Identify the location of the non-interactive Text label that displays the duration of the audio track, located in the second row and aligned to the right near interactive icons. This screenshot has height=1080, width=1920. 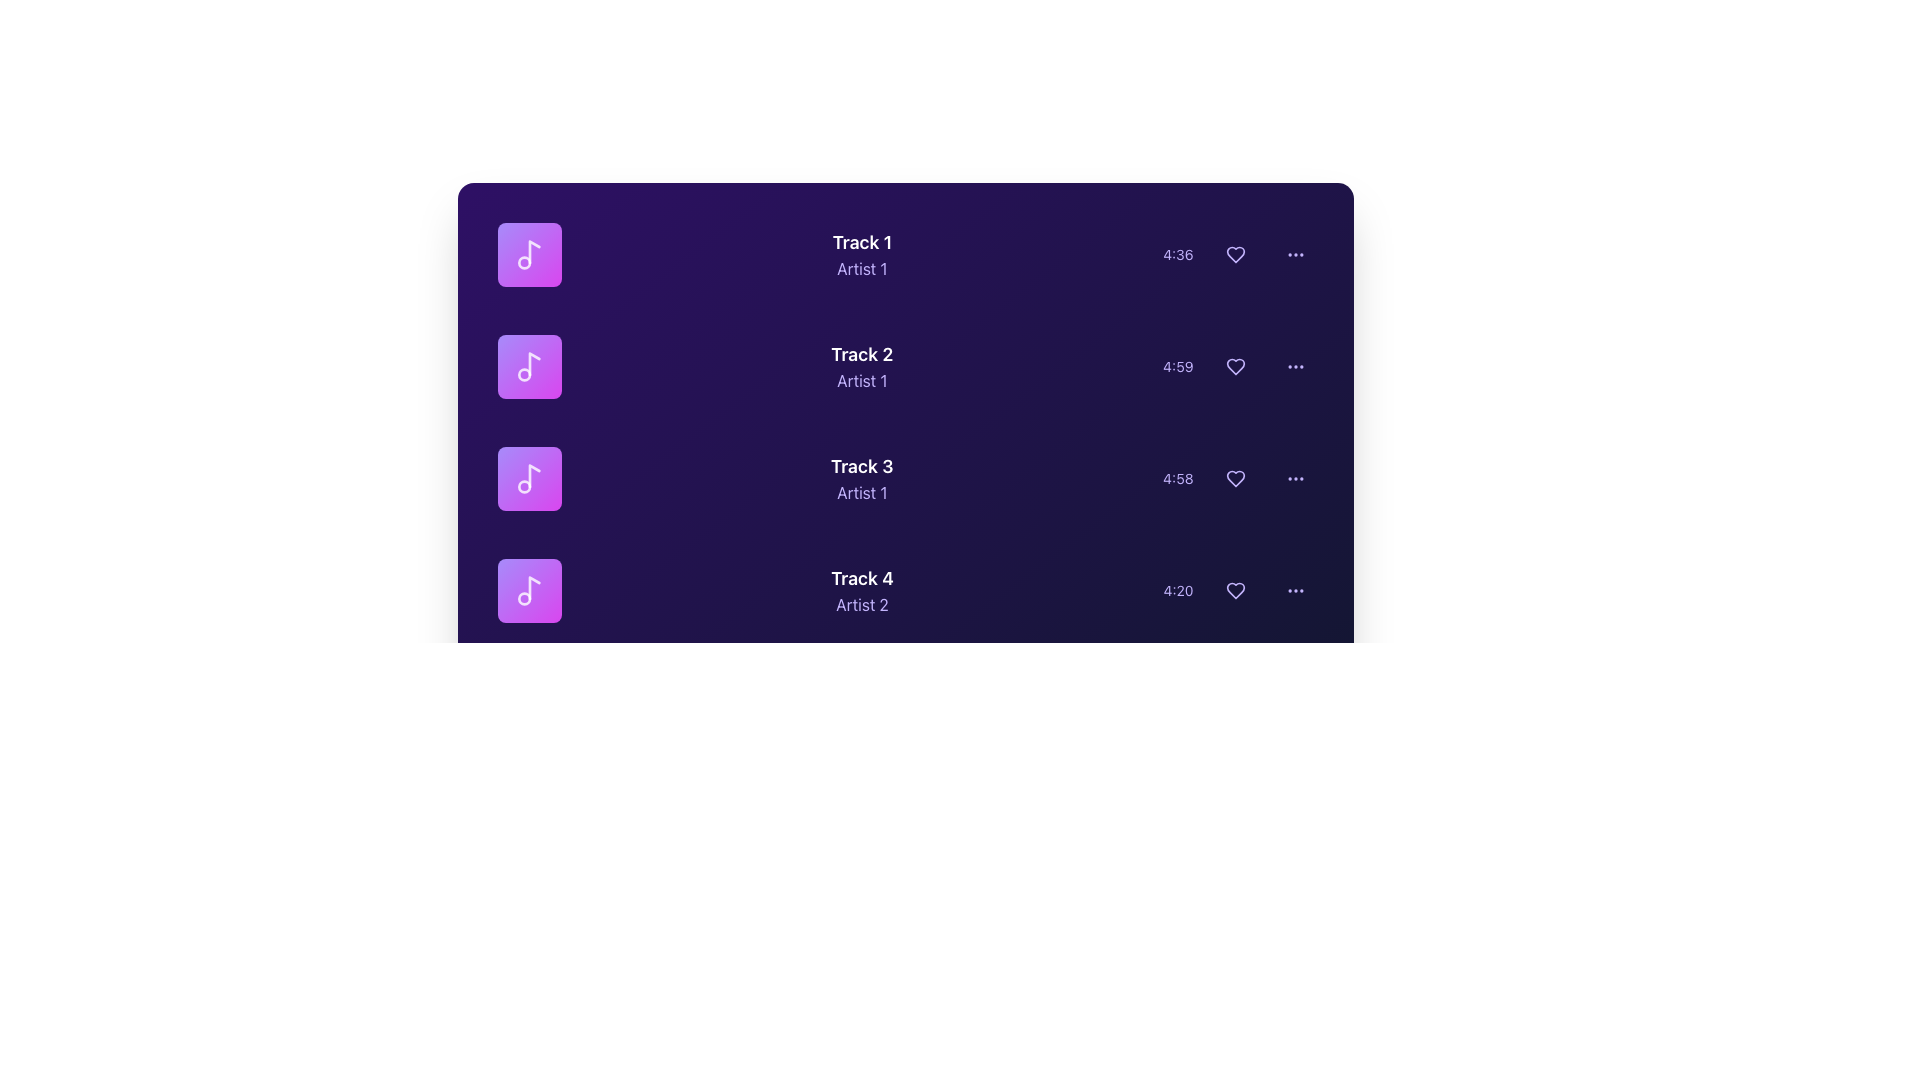
(1178, 366).